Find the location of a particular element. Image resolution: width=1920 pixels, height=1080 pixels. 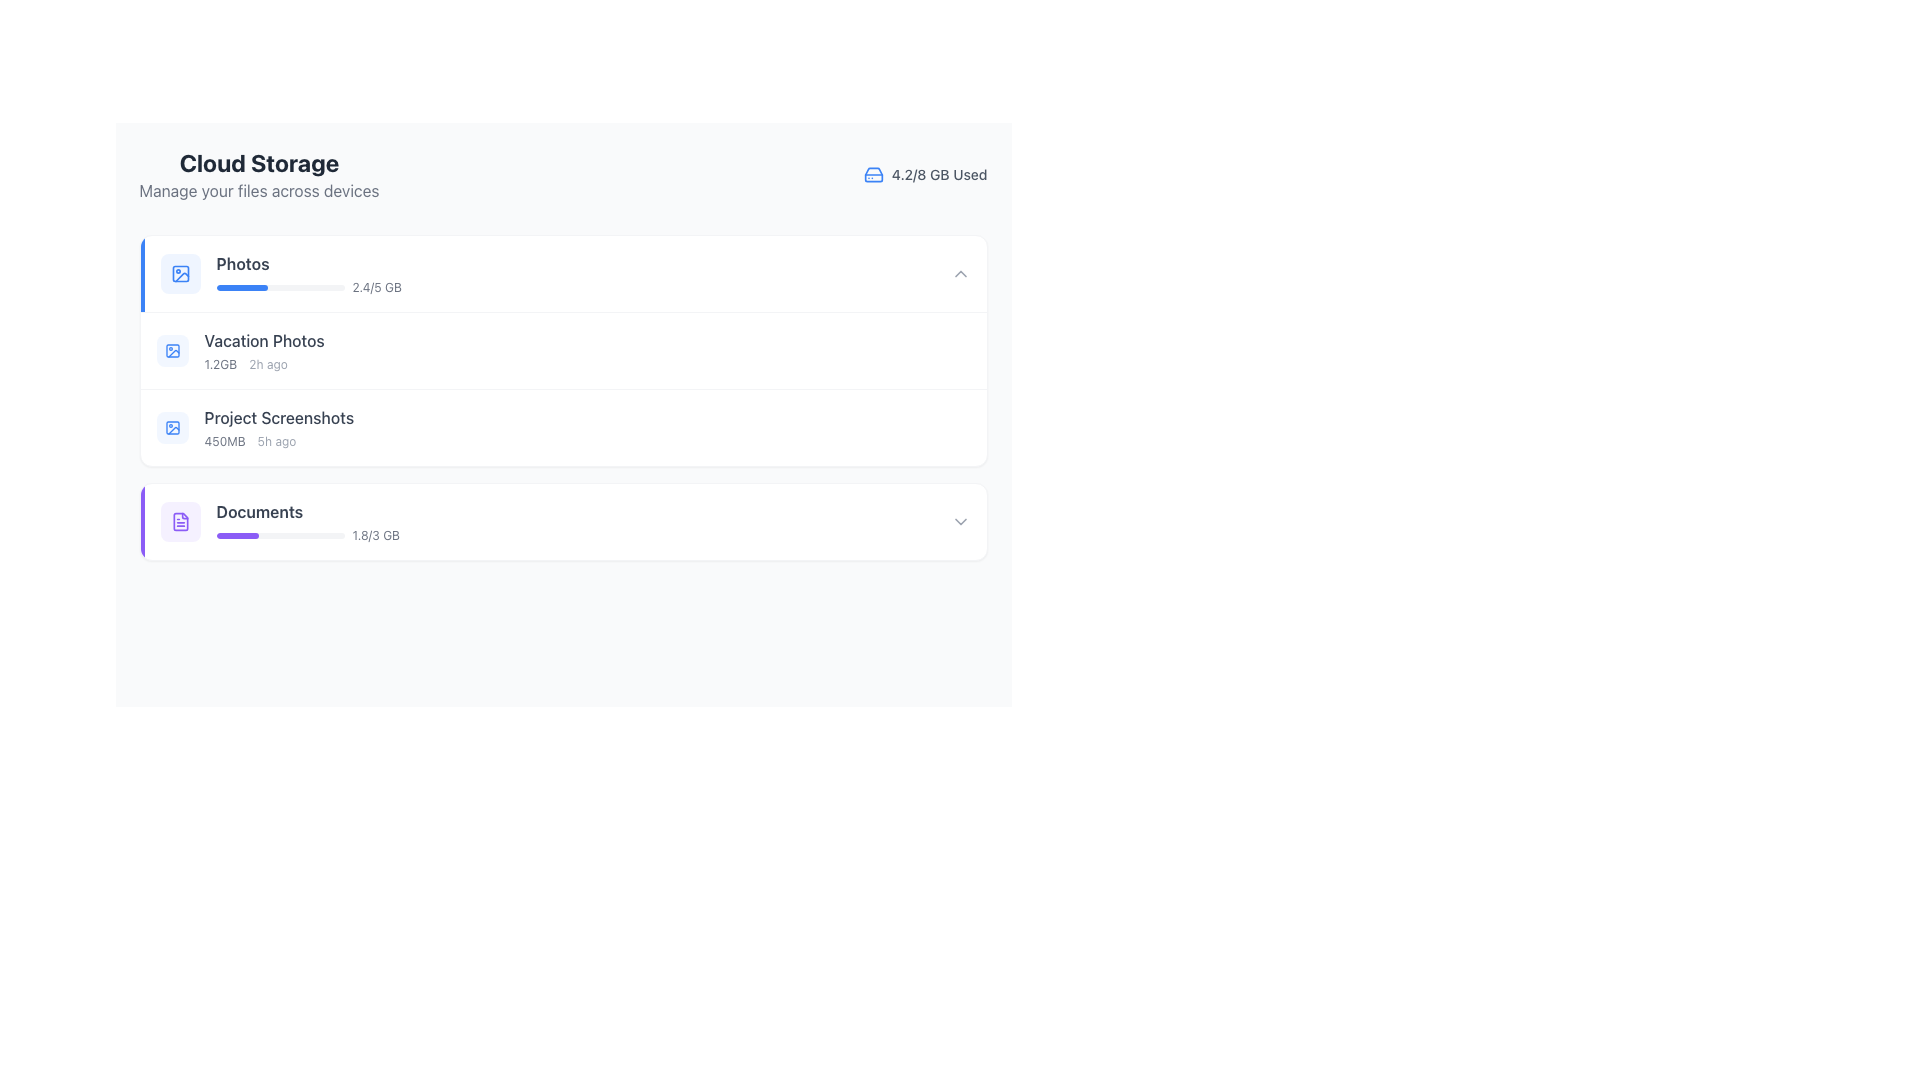

to select the file named 'Vacation Photos' located in the second row of the file list within the 'Cloud Storage' section is located at coordinates (240, 350).